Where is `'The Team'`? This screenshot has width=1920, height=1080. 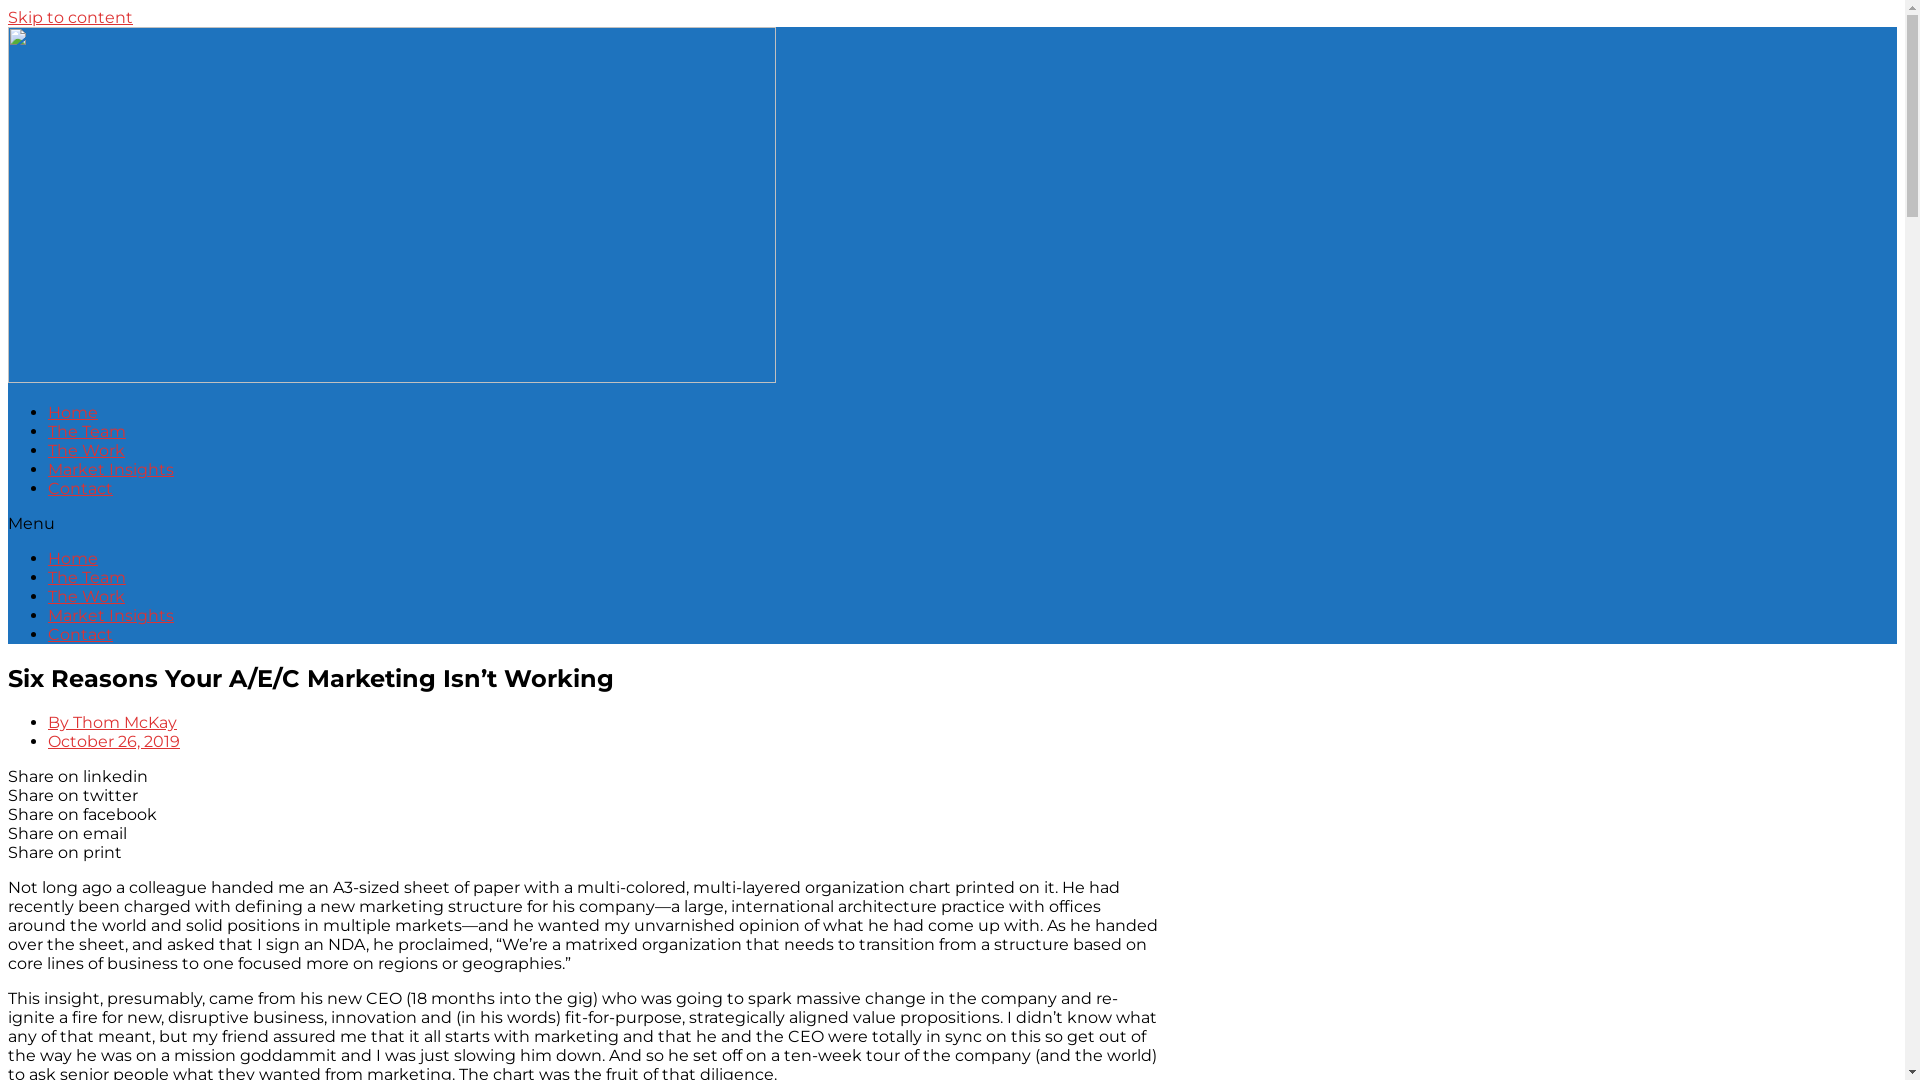
'The Team' is located at coordinates (85, 430).